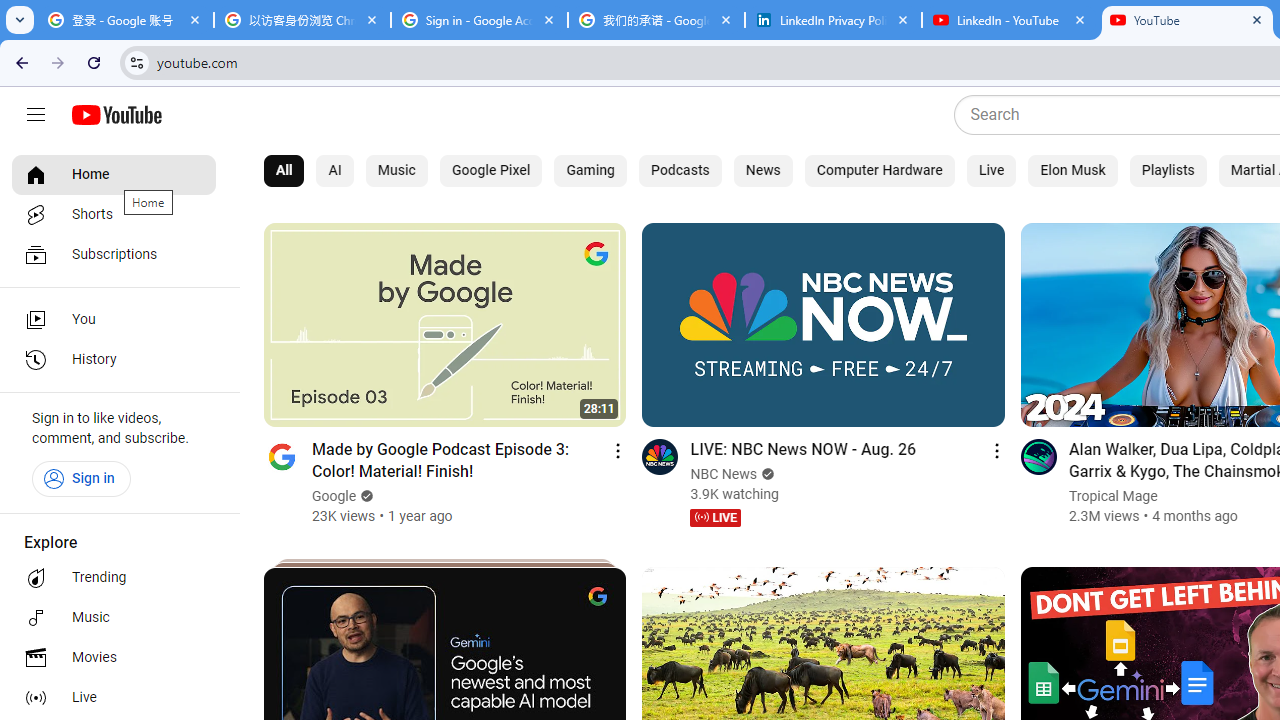 The width and height of the screenshot is (1280, 720). Describe the element at coordinates (1168, 170) in the screenshot. I see `'Playlists'` at that location.